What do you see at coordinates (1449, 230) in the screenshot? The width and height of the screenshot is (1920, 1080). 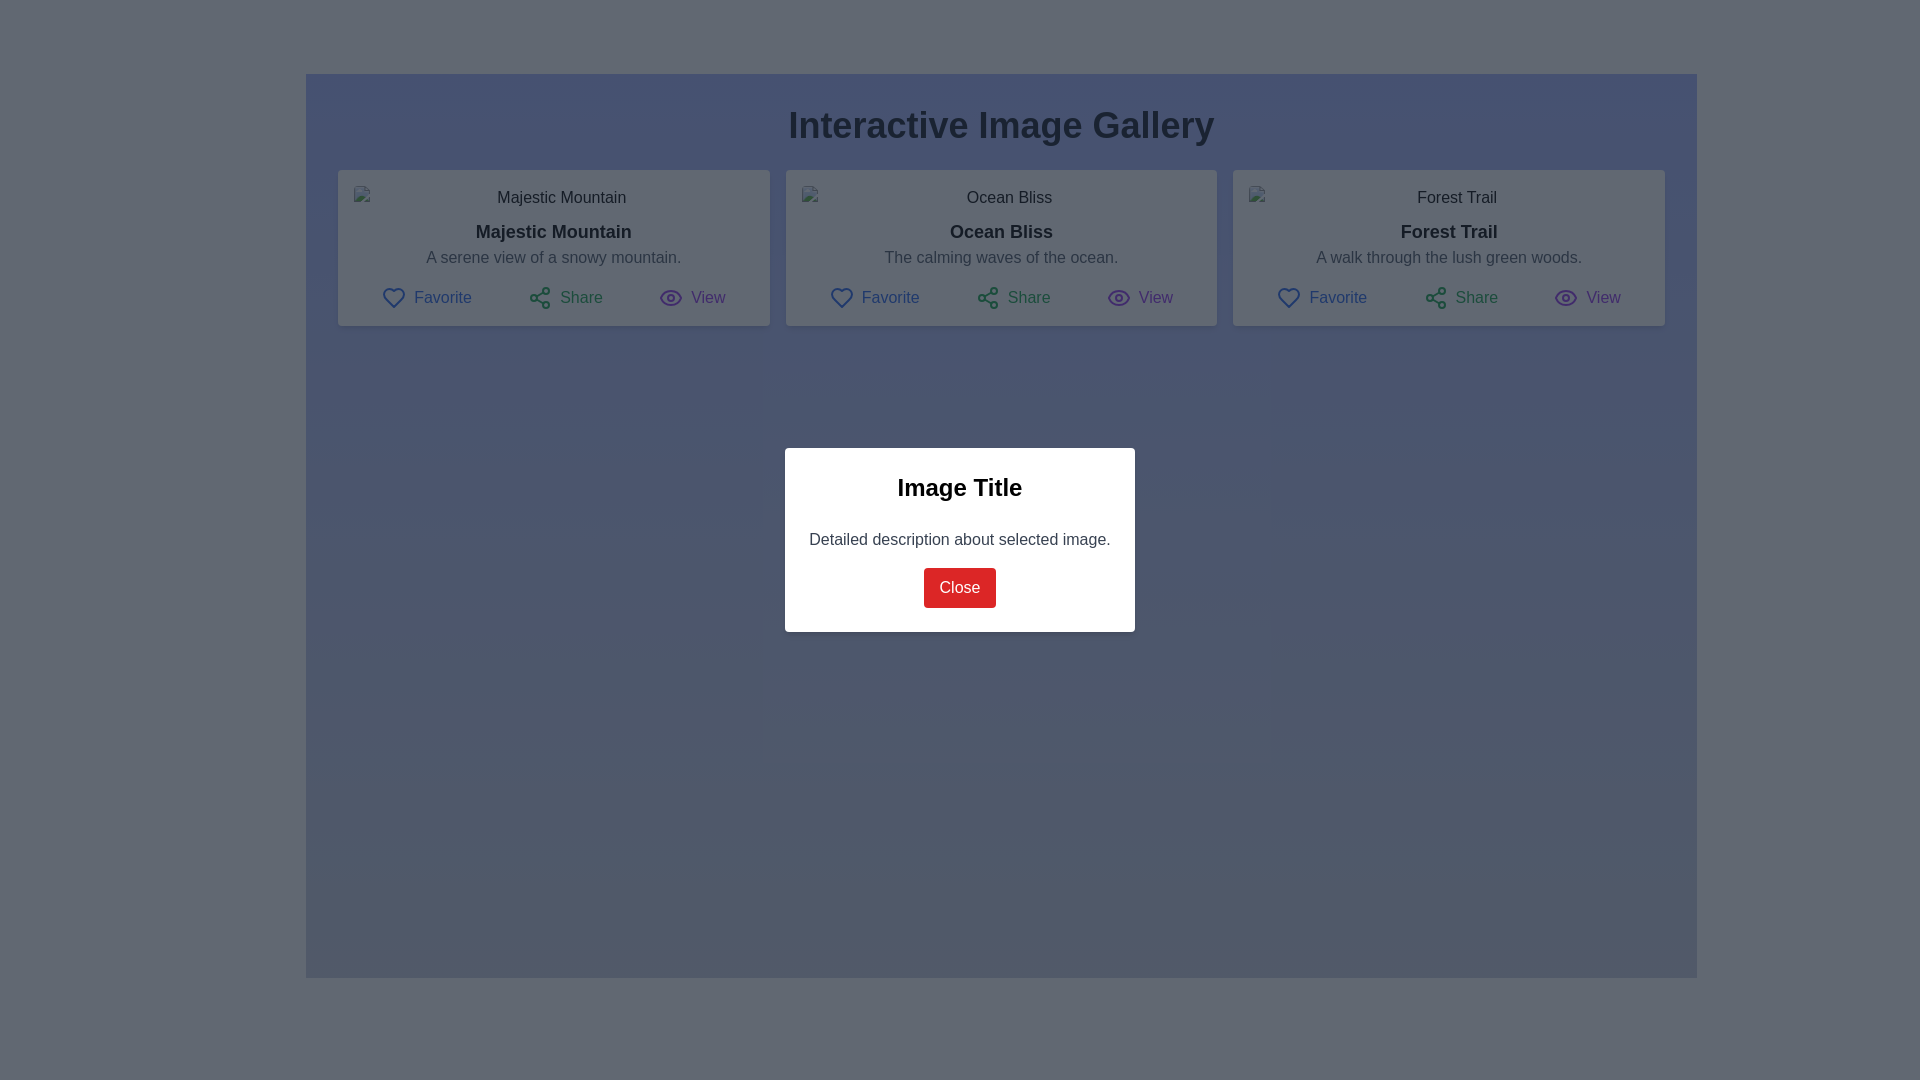 I see `the 'Forest Trail' text label, which is prominently displayed in a bold and large font within the third card from the left` at bounding box center [1449, 230].